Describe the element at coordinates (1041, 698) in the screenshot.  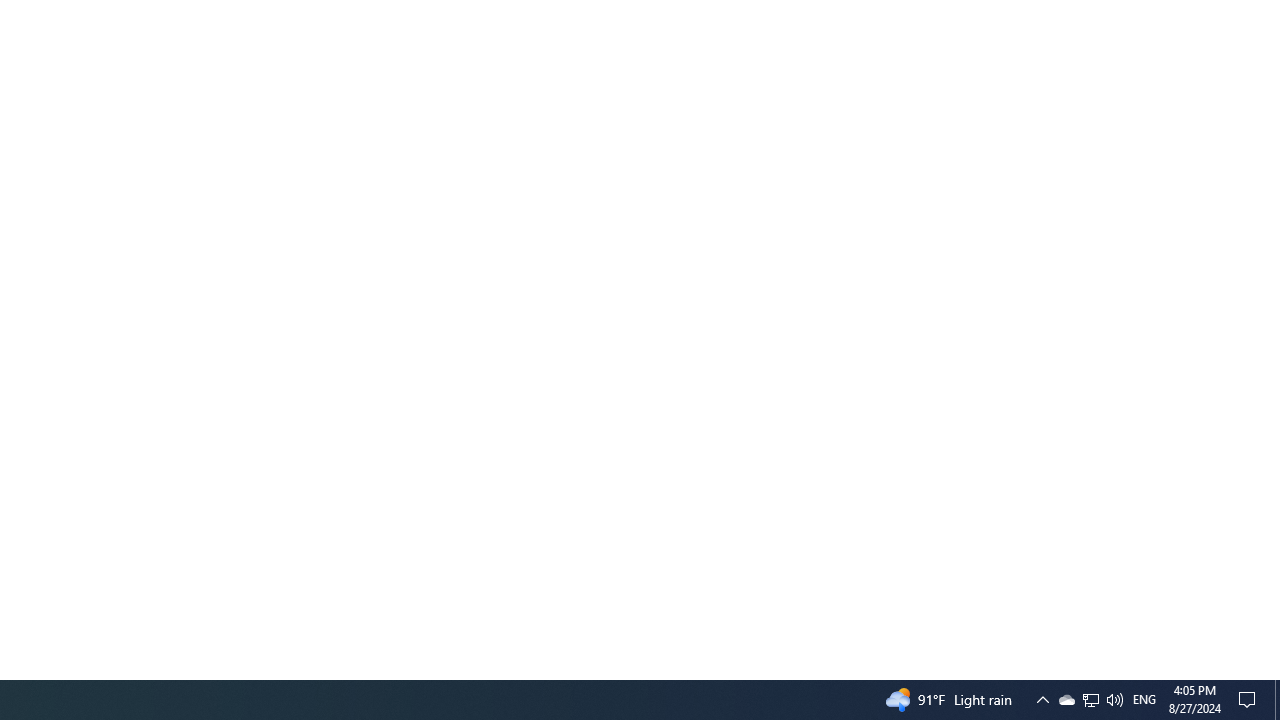
I see `'Notification Chevron'` at that location.